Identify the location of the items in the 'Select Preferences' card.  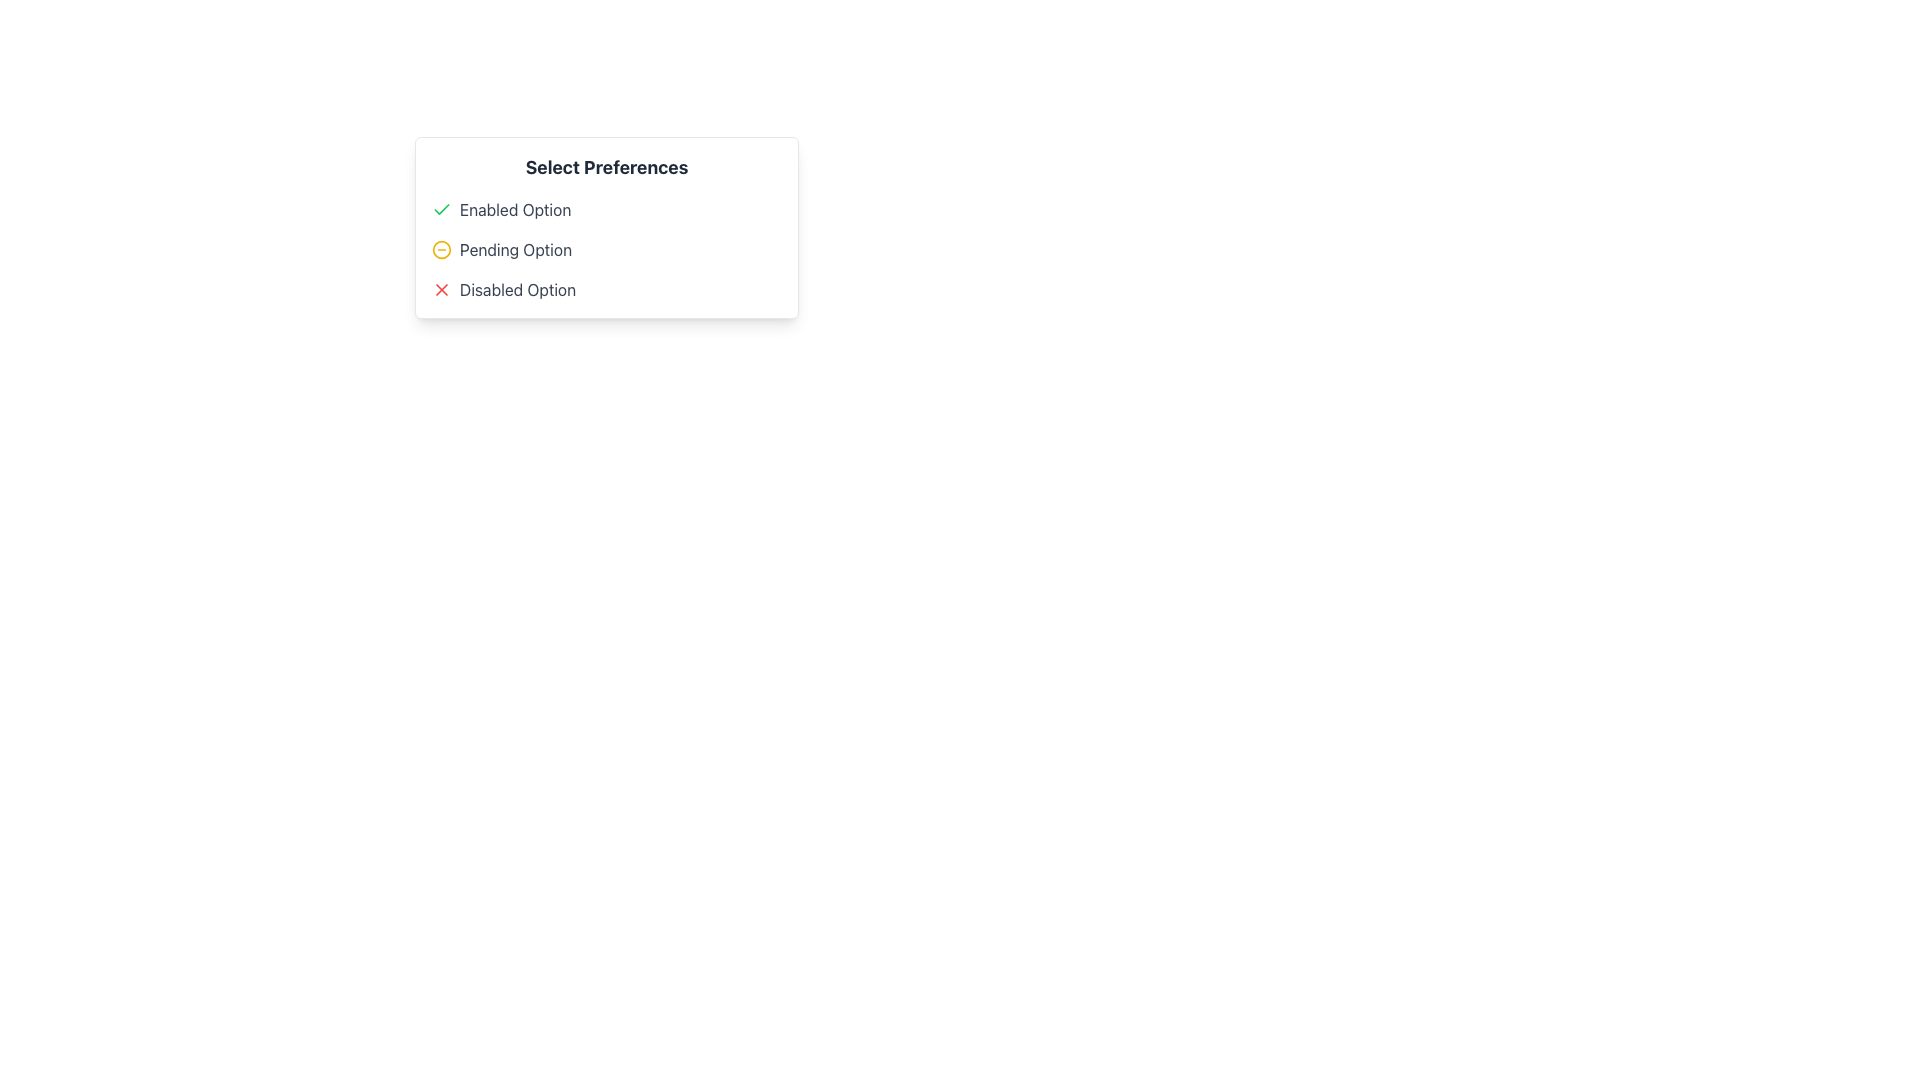
(605, 226).